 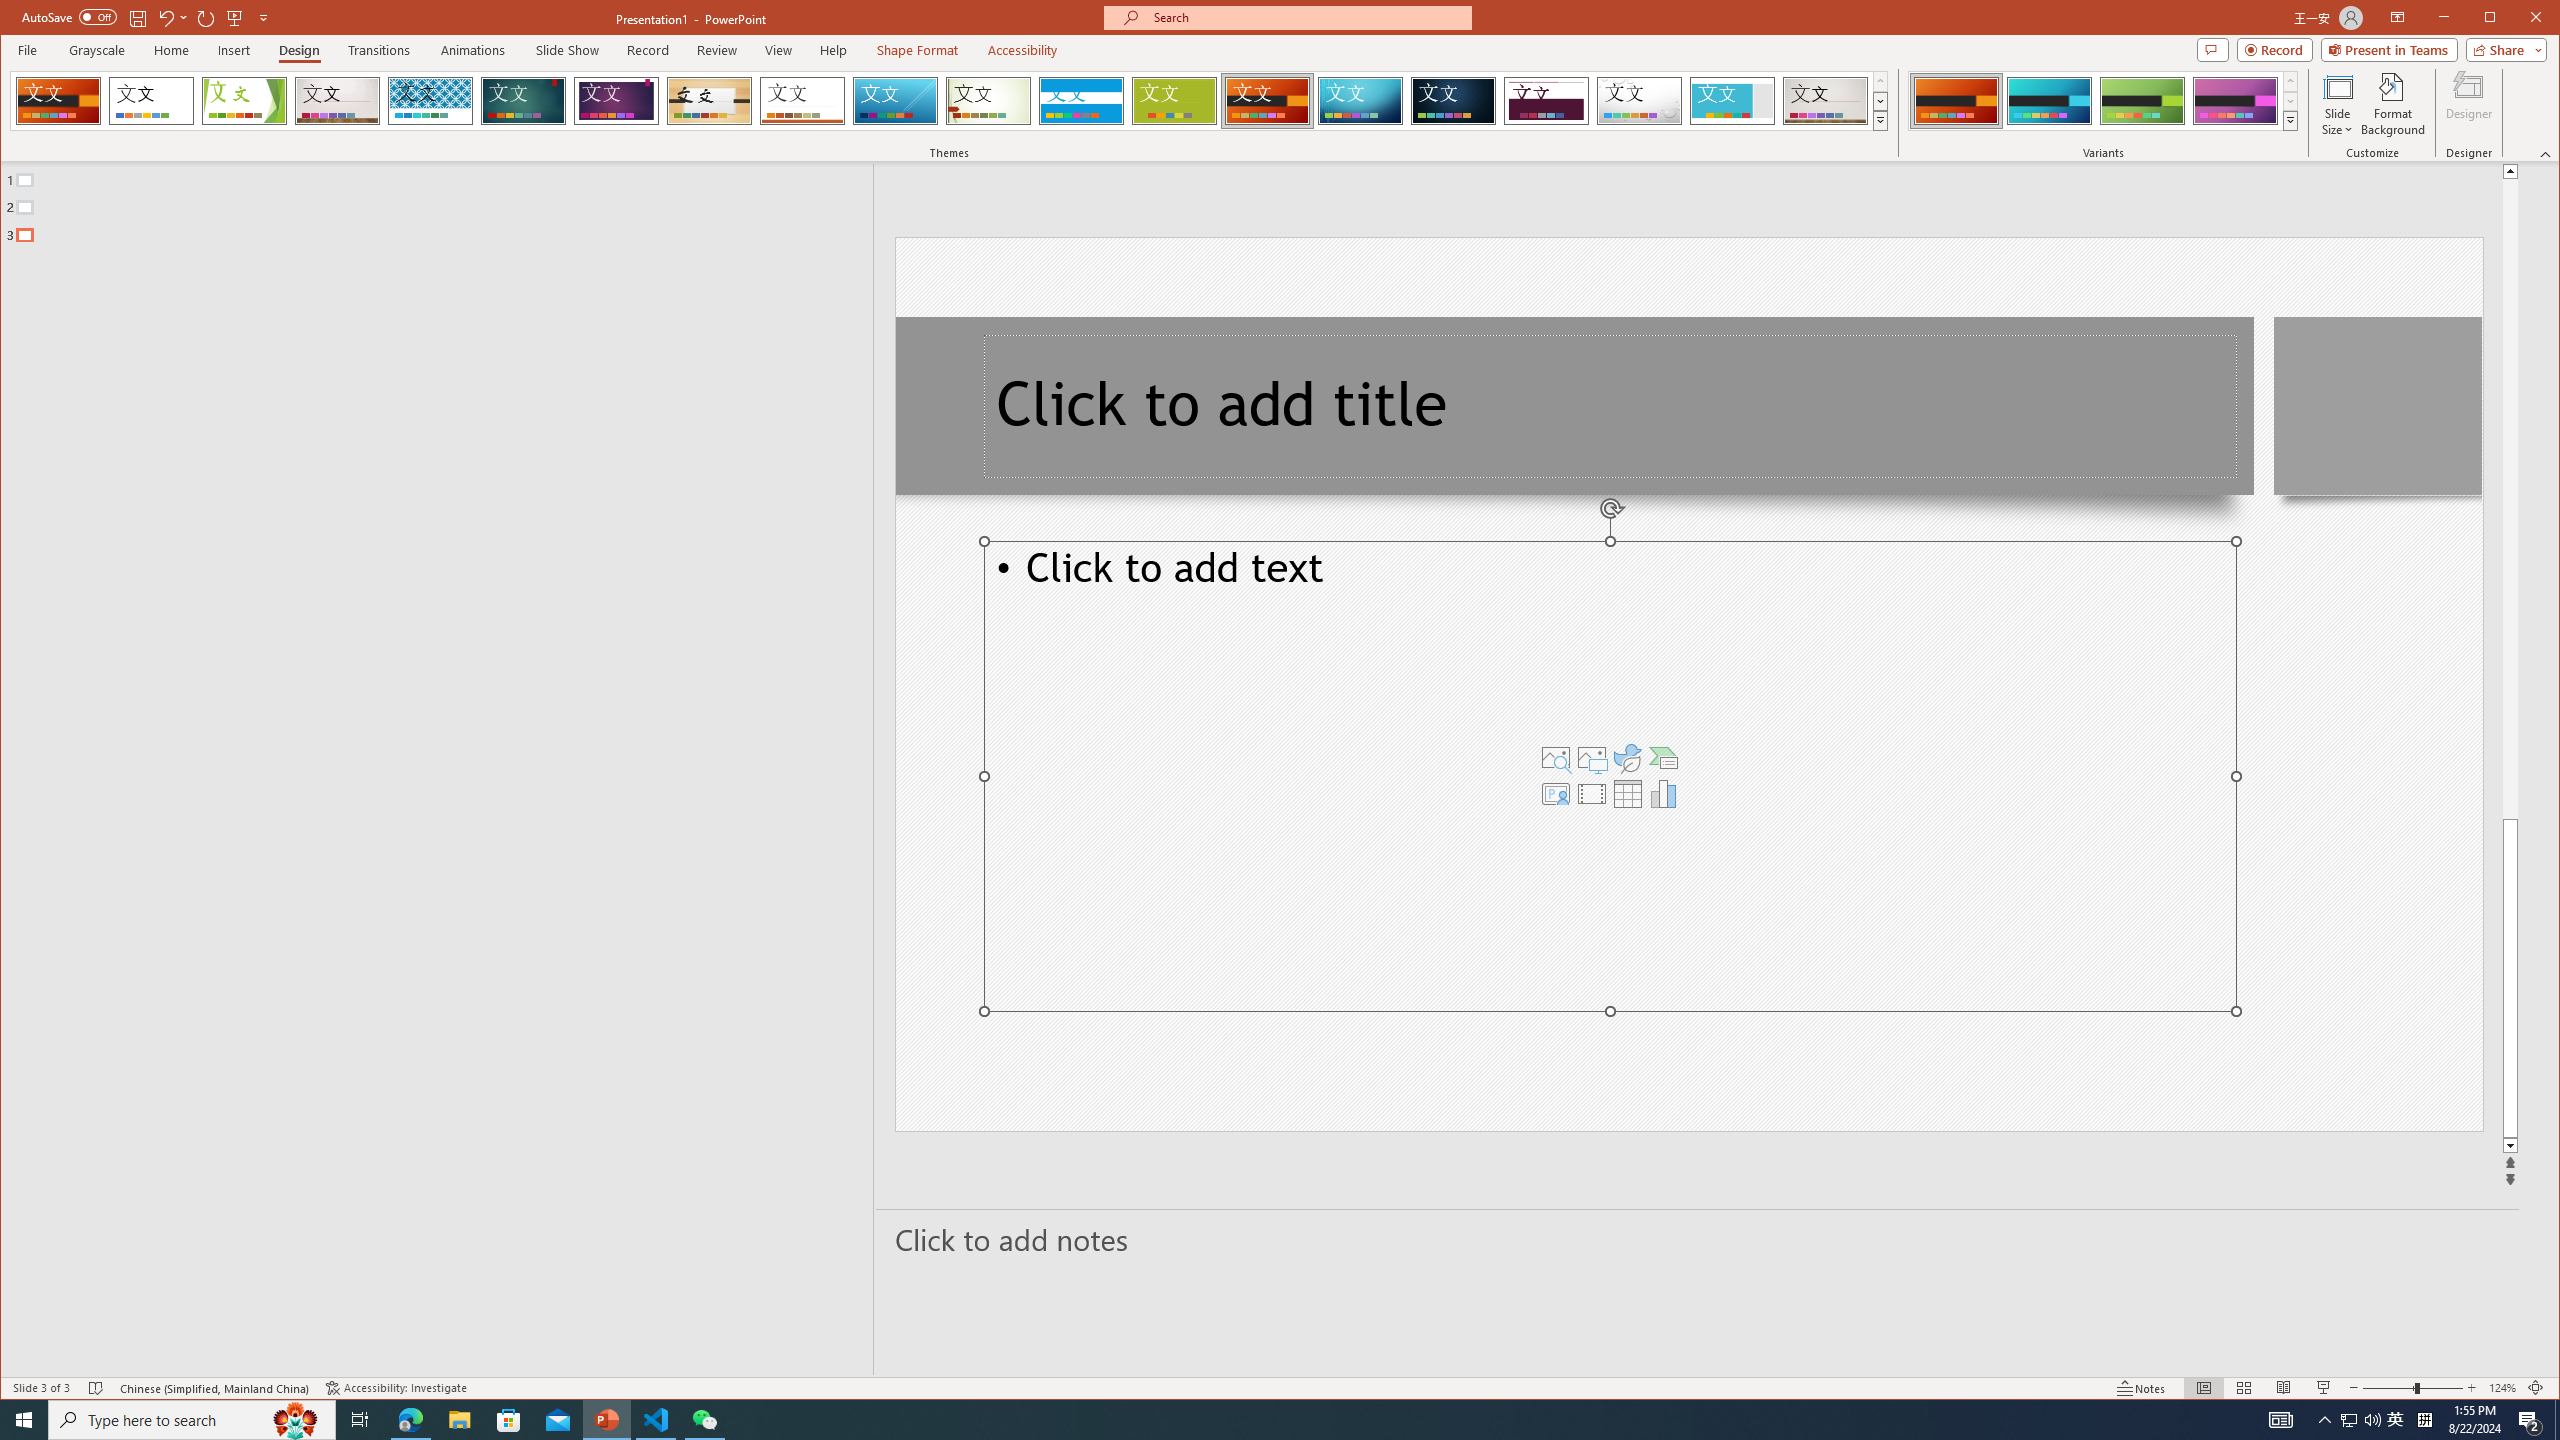 What do you see at coordinates (150, 100) in the screenshot?
I see `'Office Theme'` at bounding box center [150, 100].